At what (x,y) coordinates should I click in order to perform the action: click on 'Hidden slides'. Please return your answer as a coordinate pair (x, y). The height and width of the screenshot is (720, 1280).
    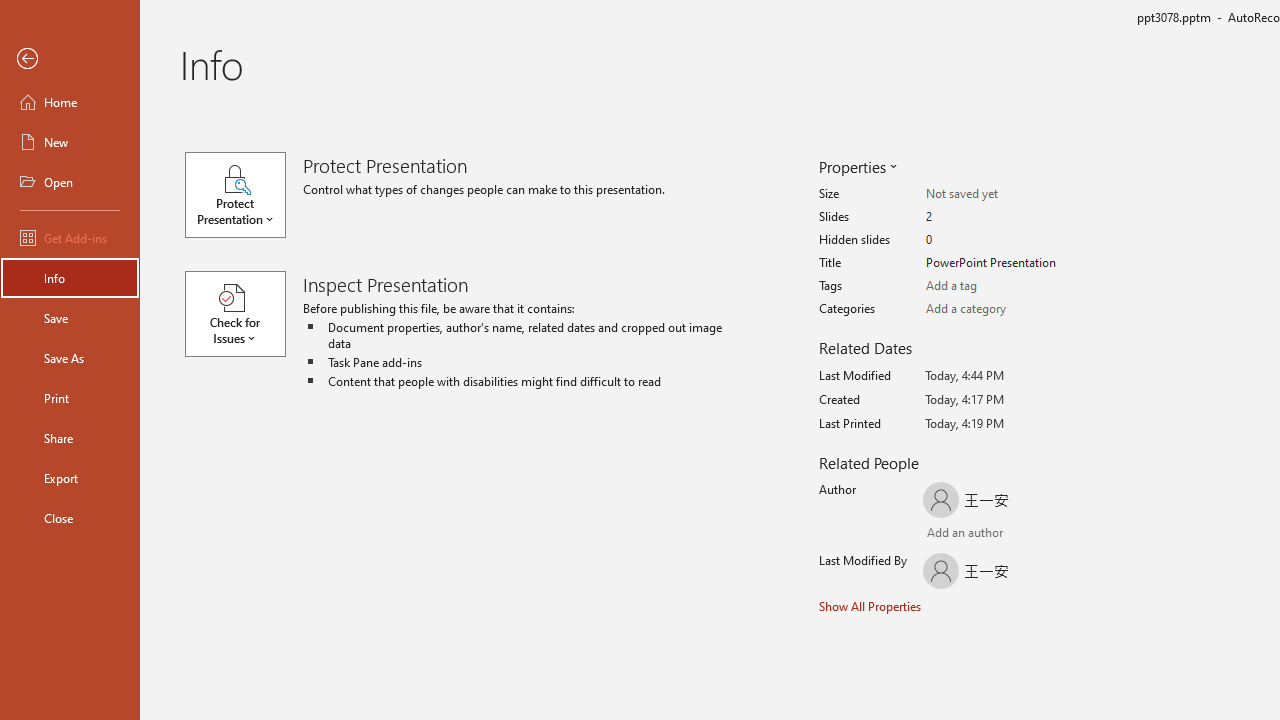
    Looking at the image, I should click on (1004, 239).